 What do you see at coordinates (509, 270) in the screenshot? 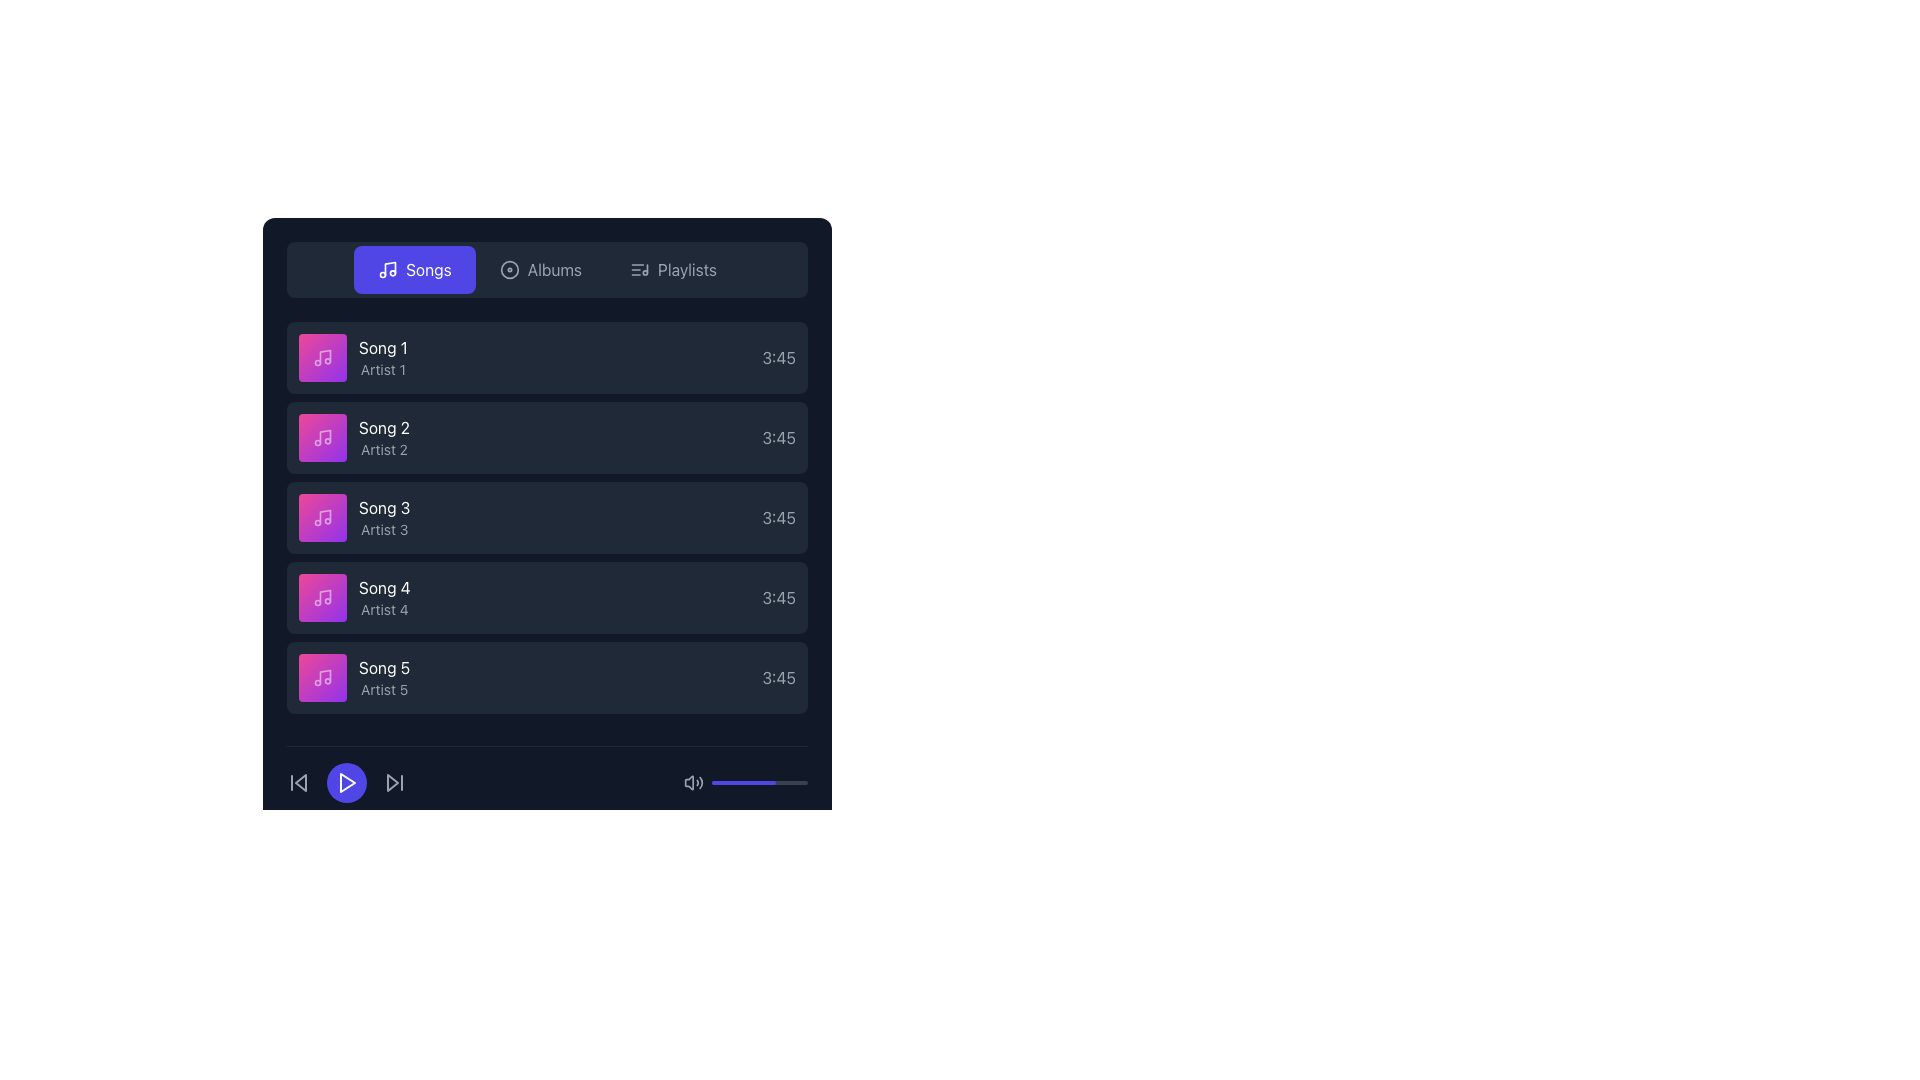
I see `the design of the circular icon resembling a disc, which is part of the navigation menu on the second selectable tab labeled 'Albums'` at bounding box center [509, 270].